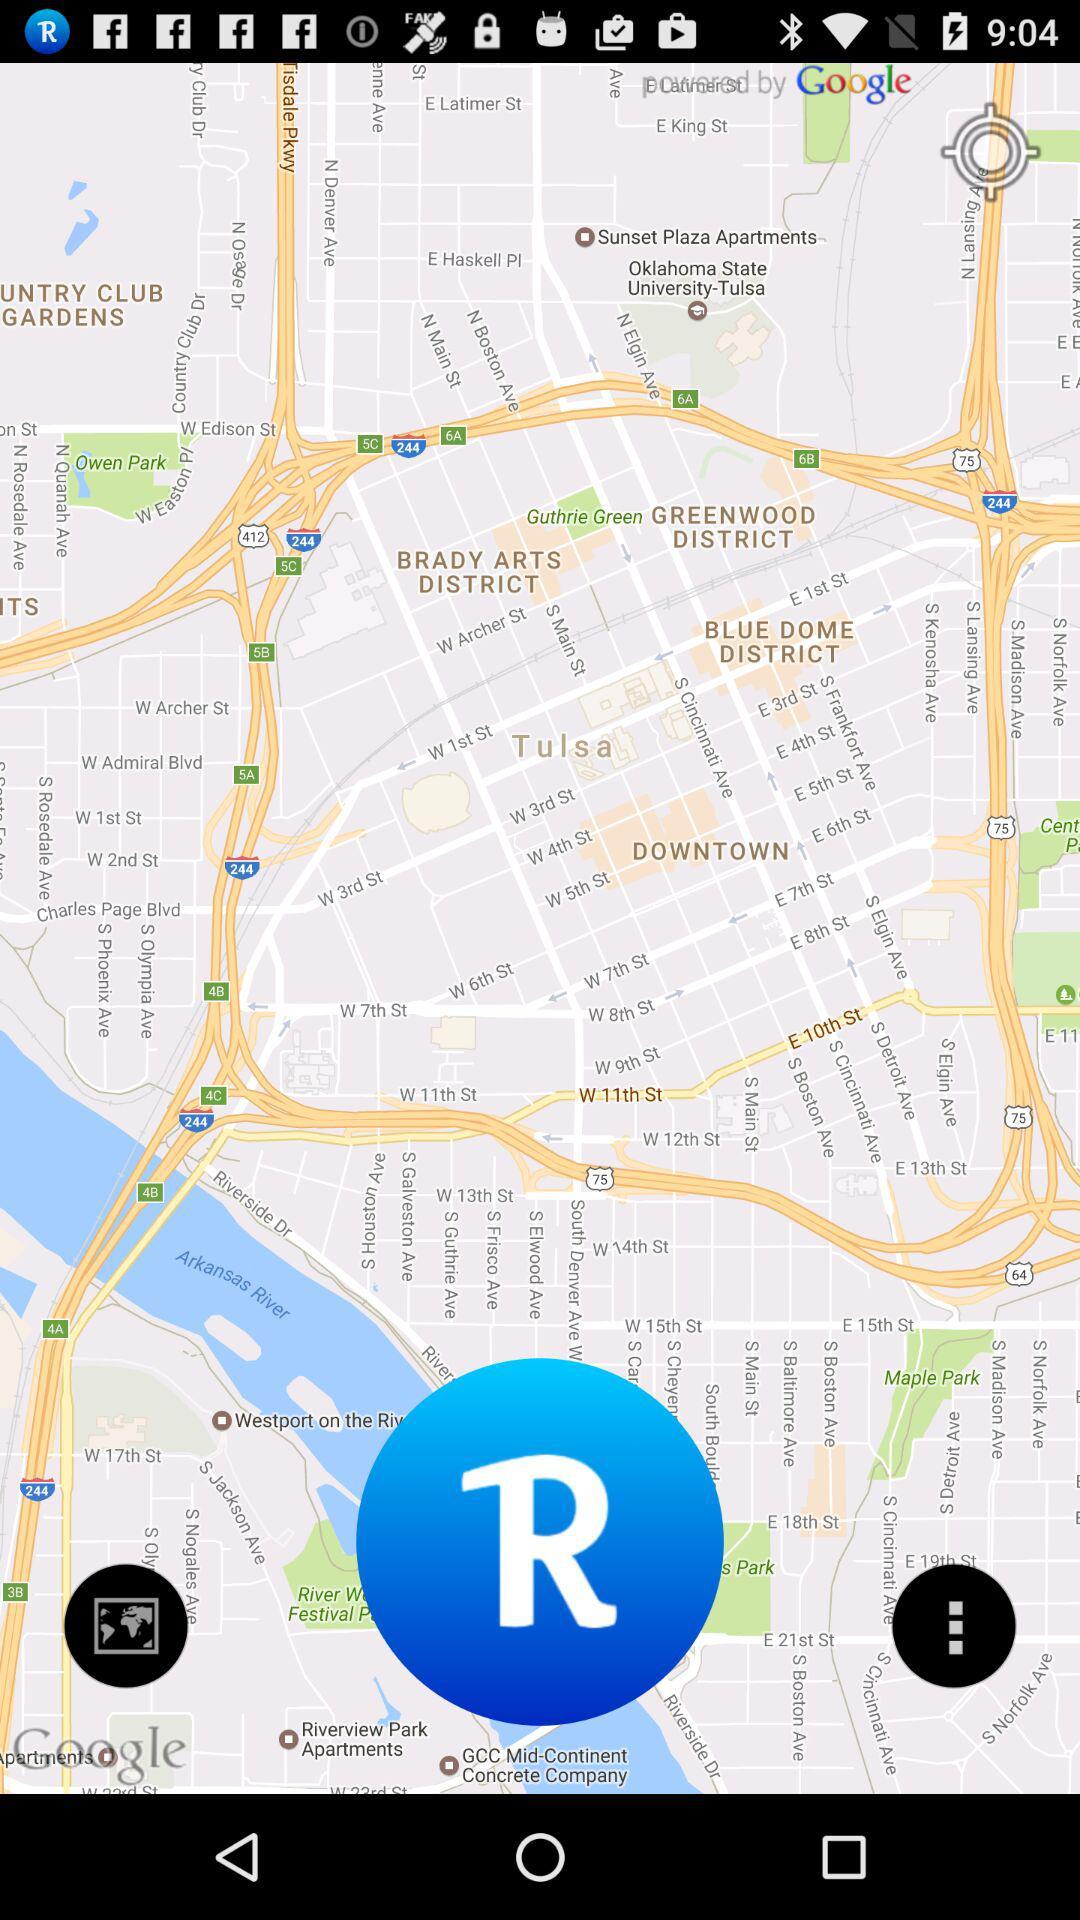  What do you see at coordinates (952, 1739) in the screenshot?
I see `the more icon` at bounding box center [952, 1739].